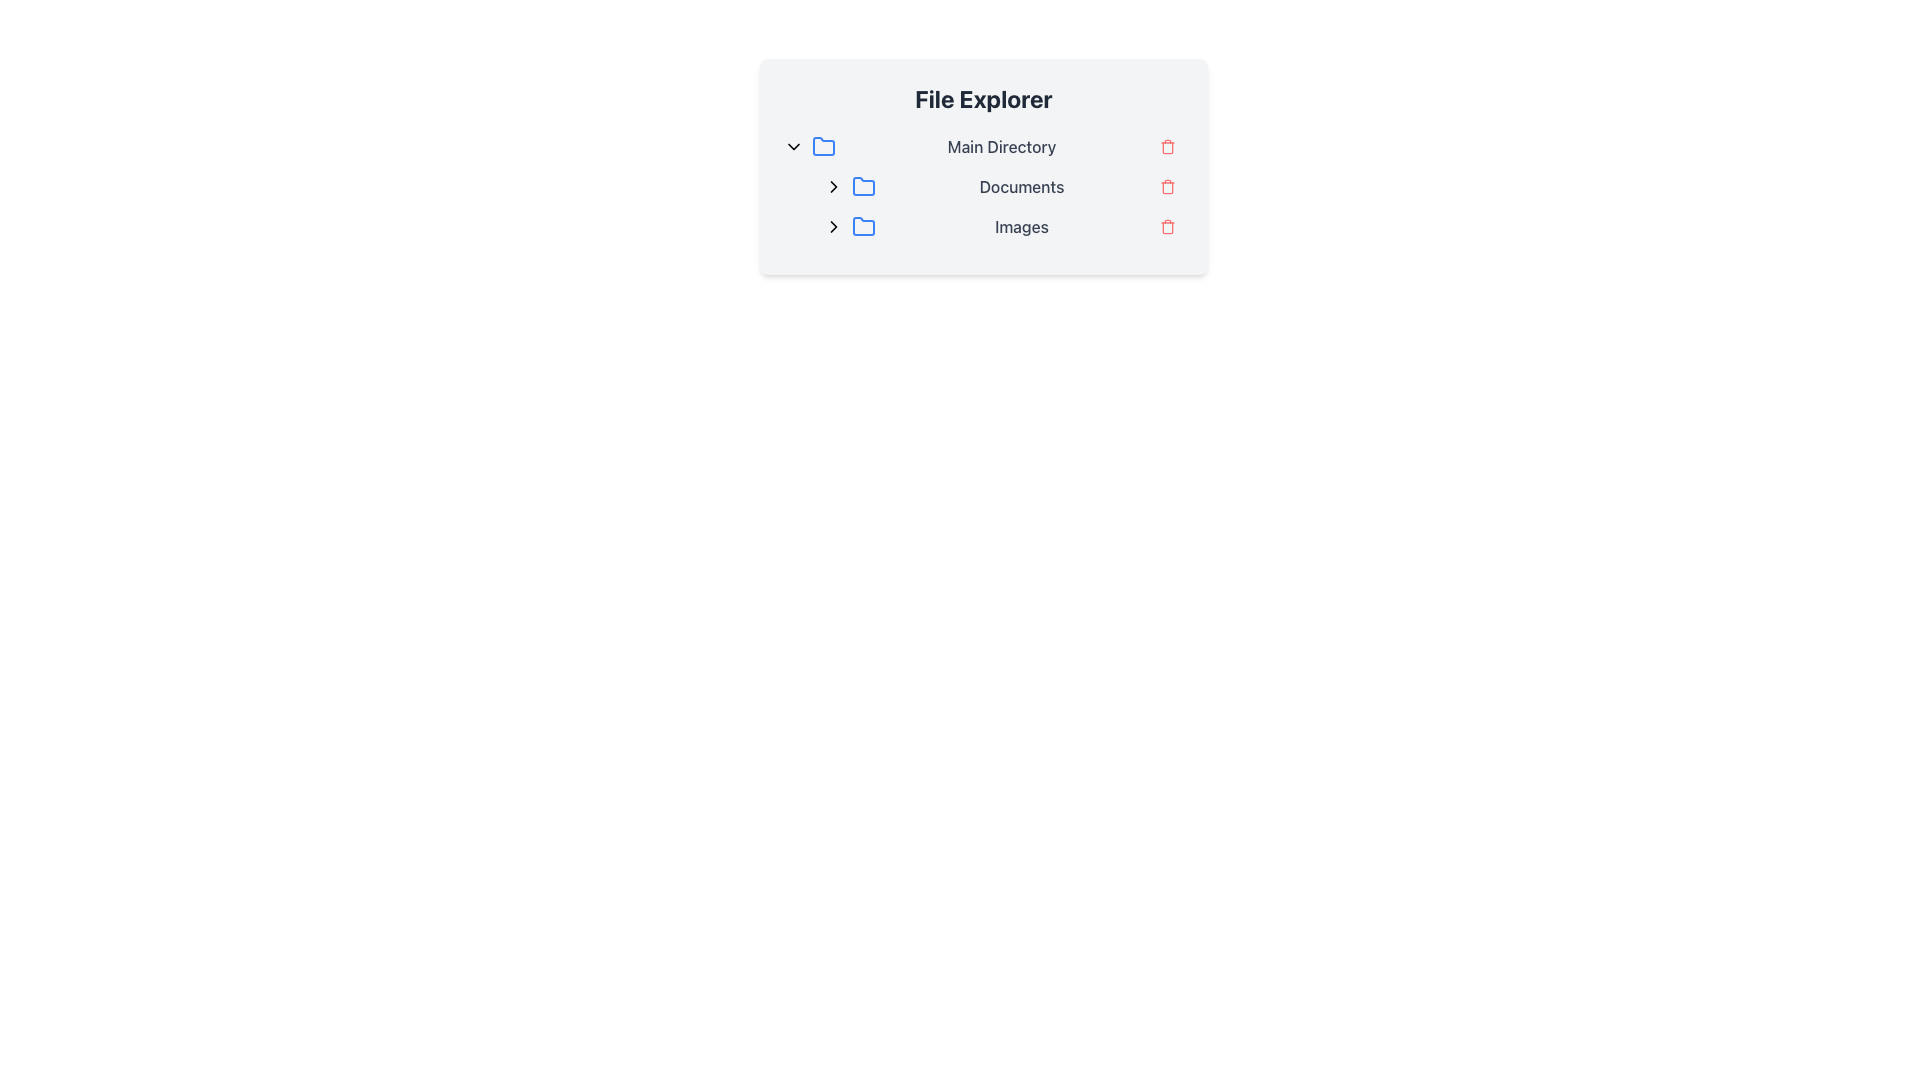 This screenshot has height=1080, width=1920. I want to click on the 'Documents' text label, which is styled with medium font weight and gray color, located in the file explorer interface as the second entry in the file hierarchy, so click(1022, 186).